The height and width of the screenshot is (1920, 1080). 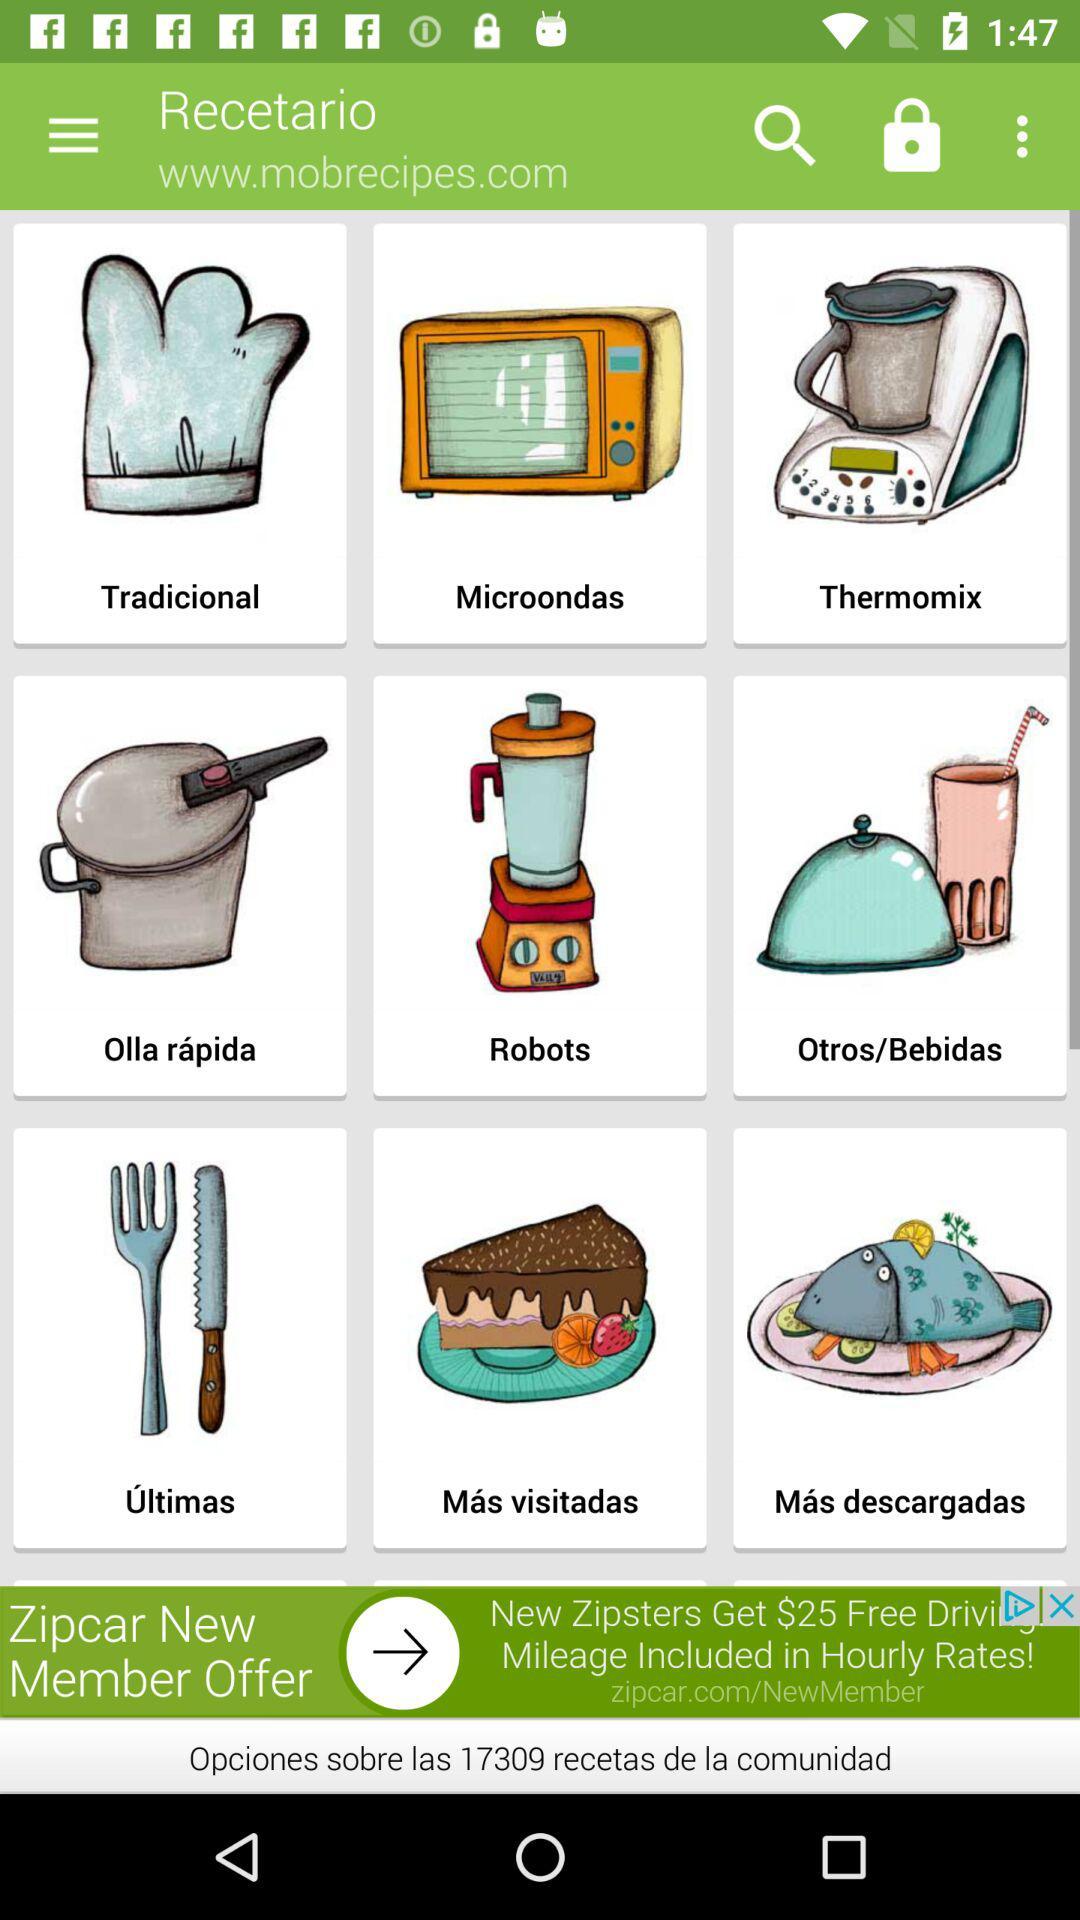 What do you see at coordinates (540, 1651) in the screenshot?
I see `advertisement for offer` at bounding box center [540, 1651].